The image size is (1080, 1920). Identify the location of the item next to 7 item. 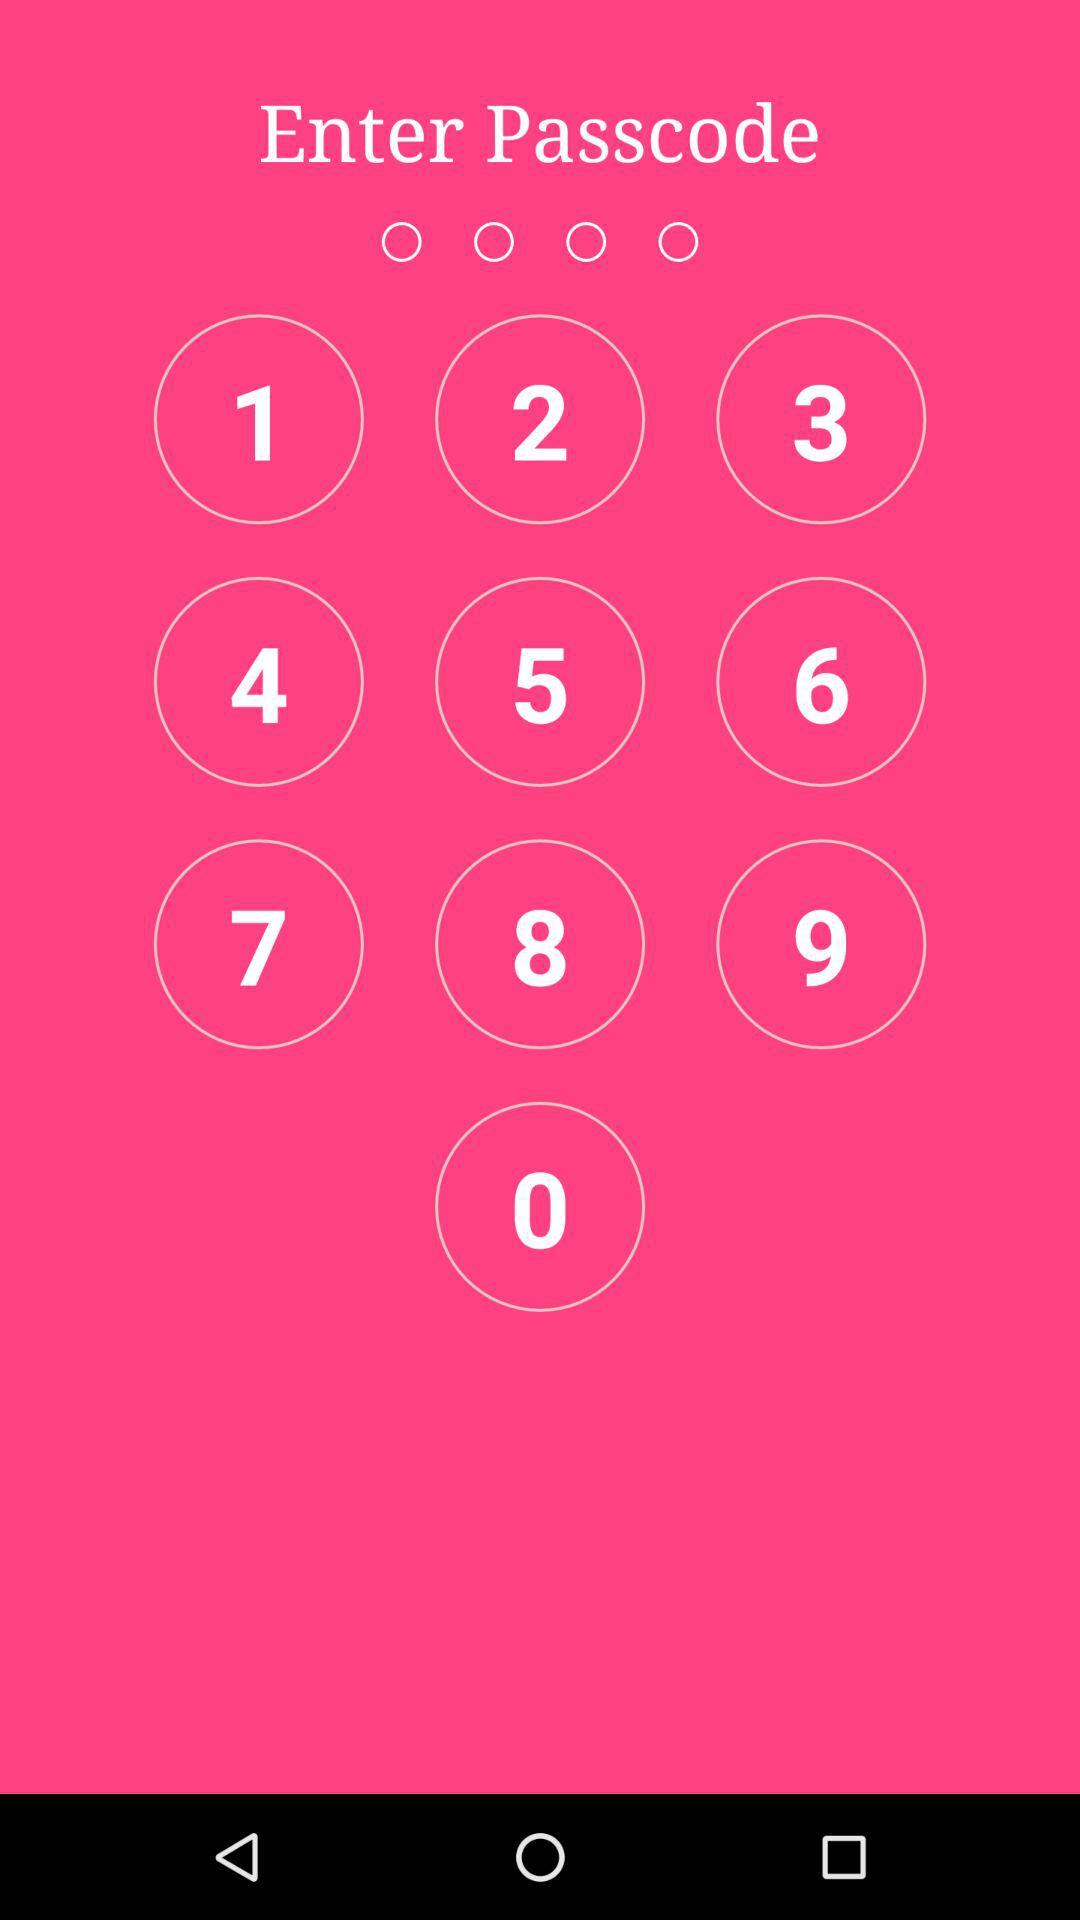
(540, 943).